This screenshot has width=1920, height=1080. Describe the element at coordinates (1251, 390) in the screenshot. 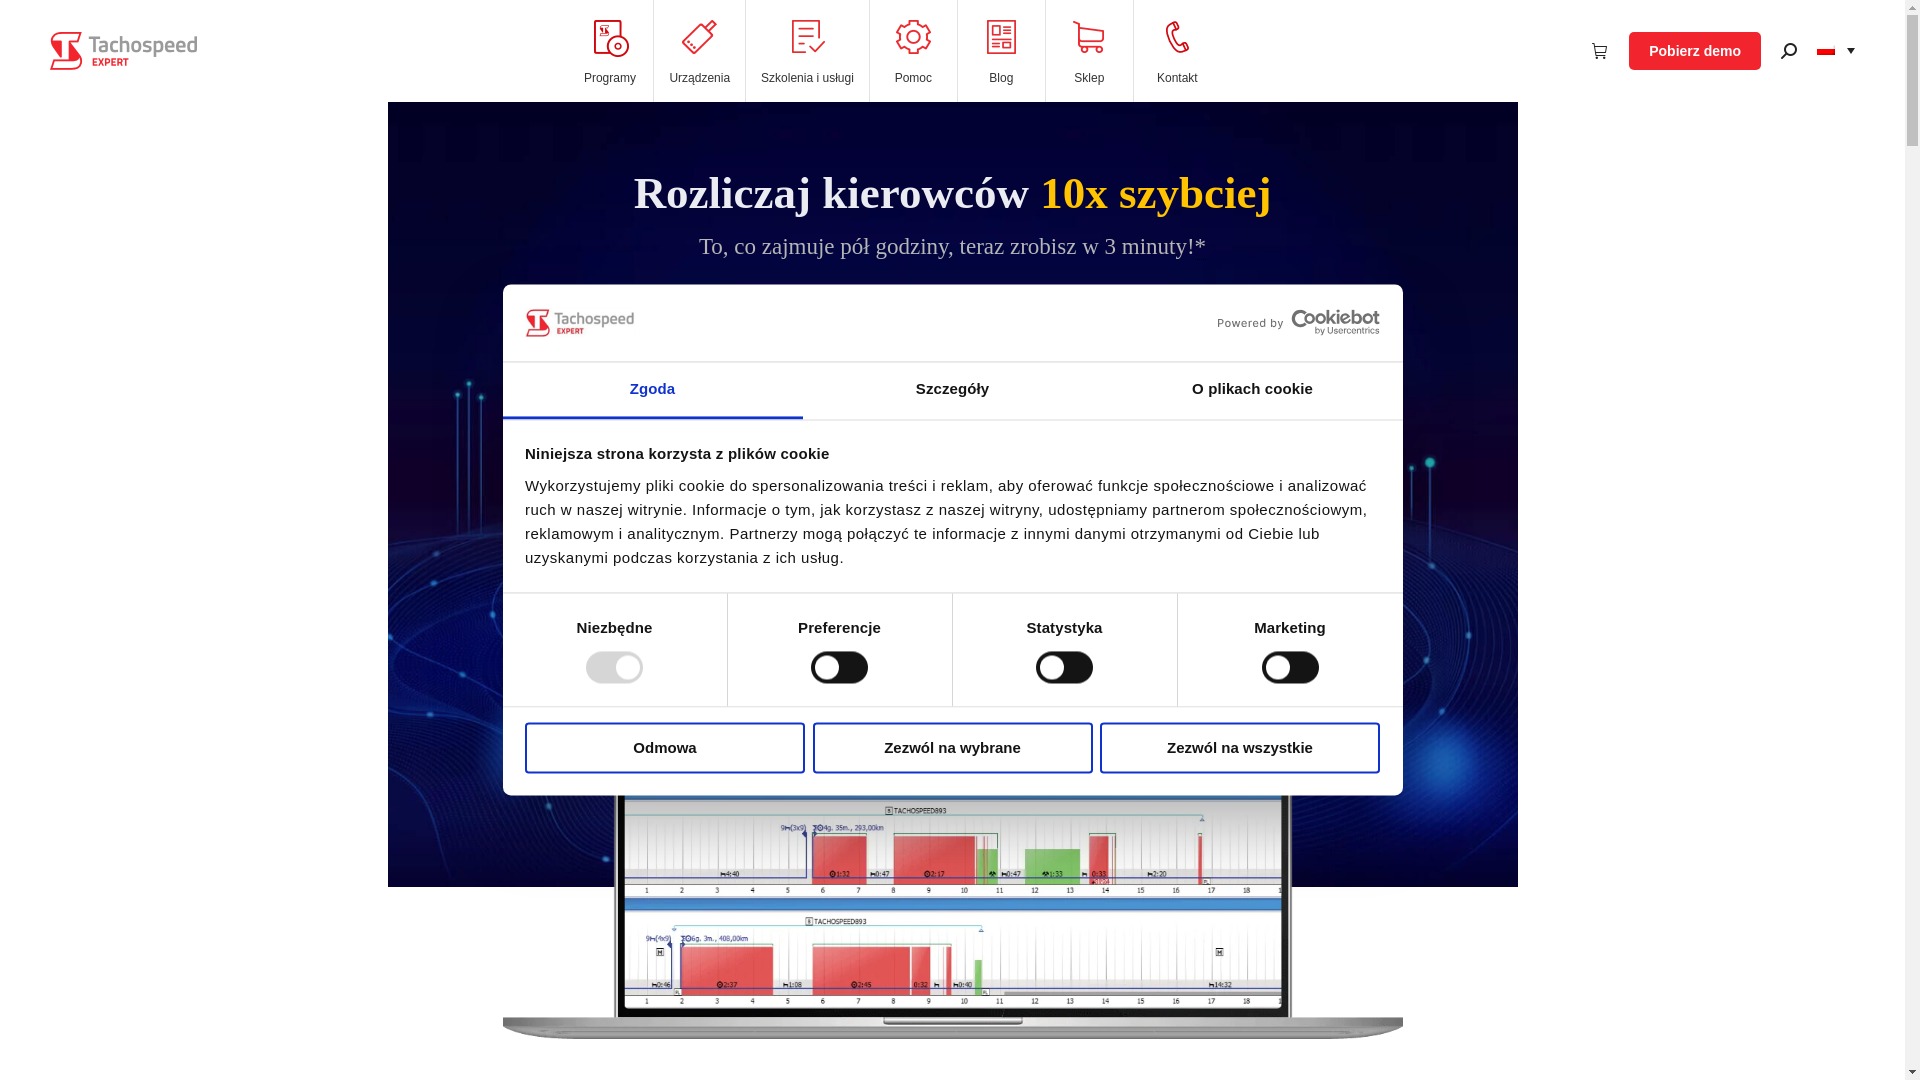

I see `'O plikach cookie'` at that location.